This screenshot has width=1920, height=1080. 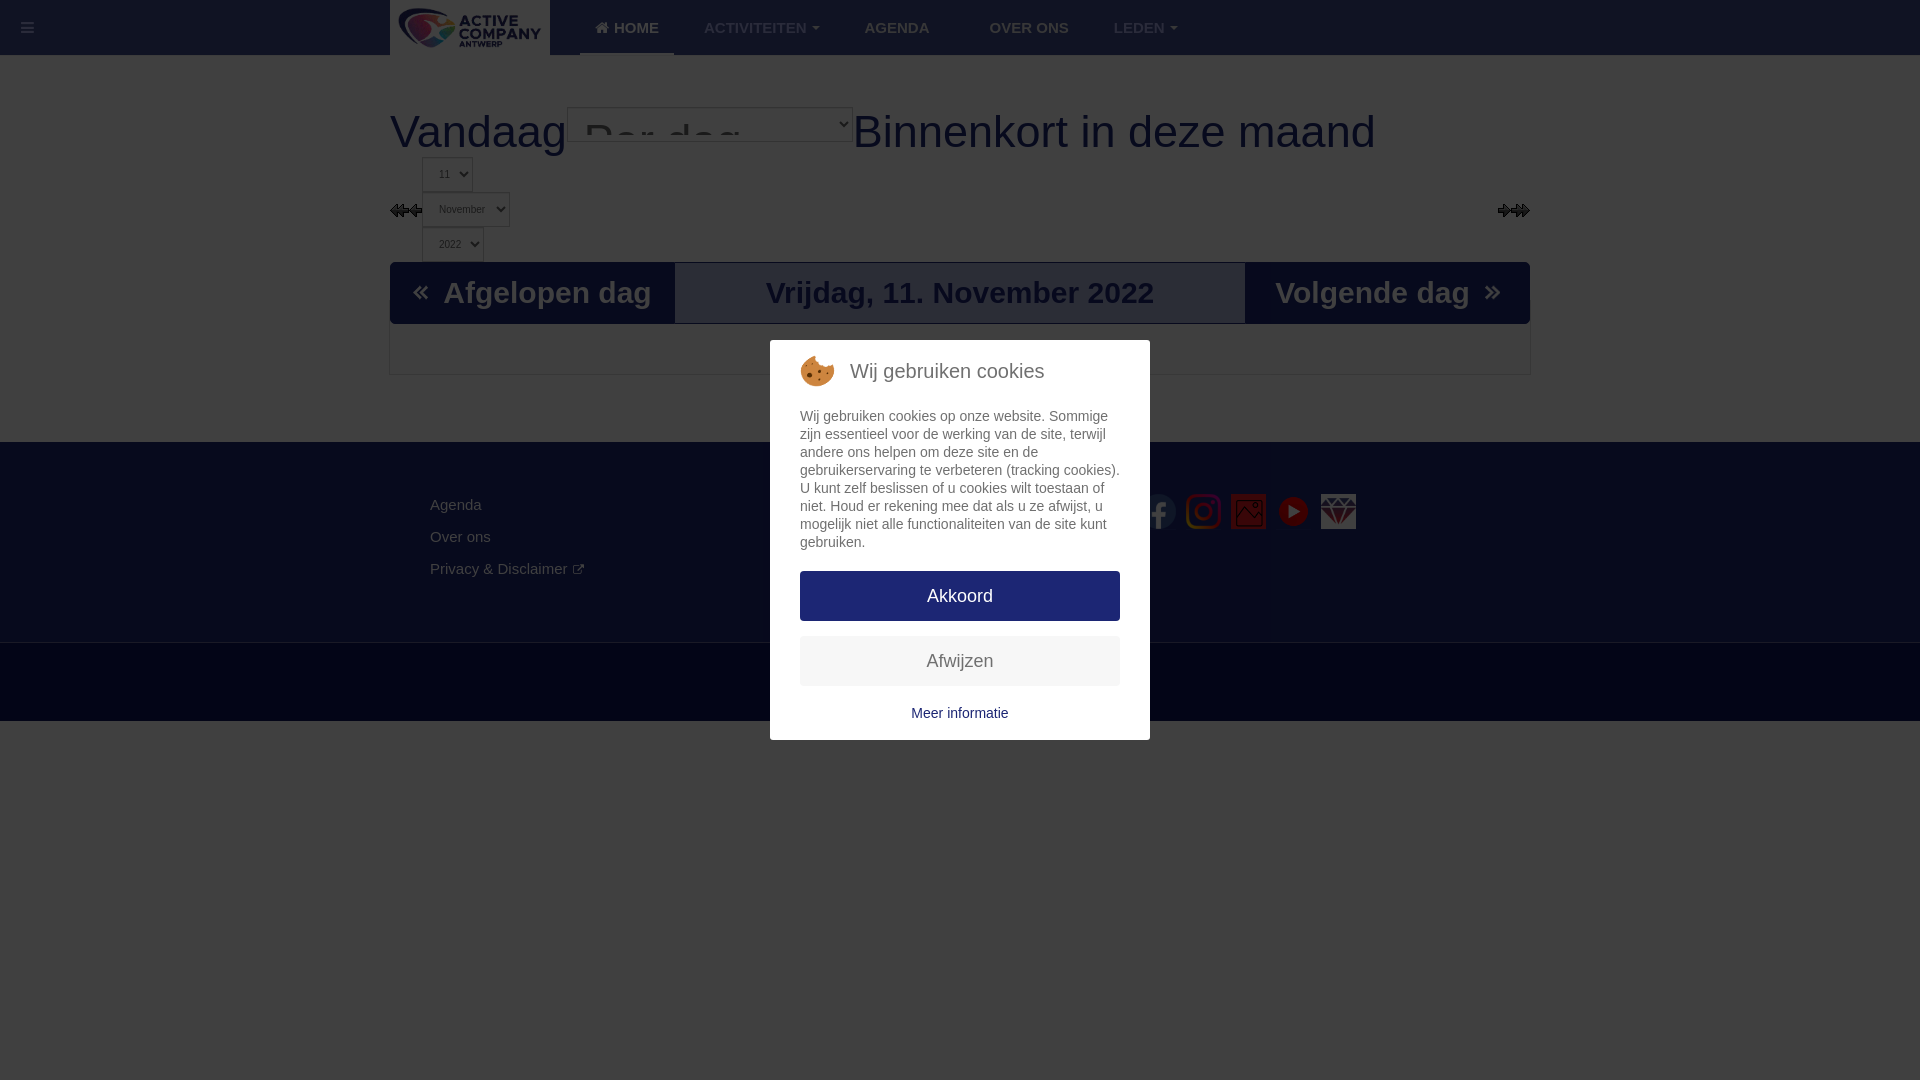 What do you see at coordinates (1247, 510) in the screenshot?
I see `'Pictures'` at bounding box center [1247, 510].